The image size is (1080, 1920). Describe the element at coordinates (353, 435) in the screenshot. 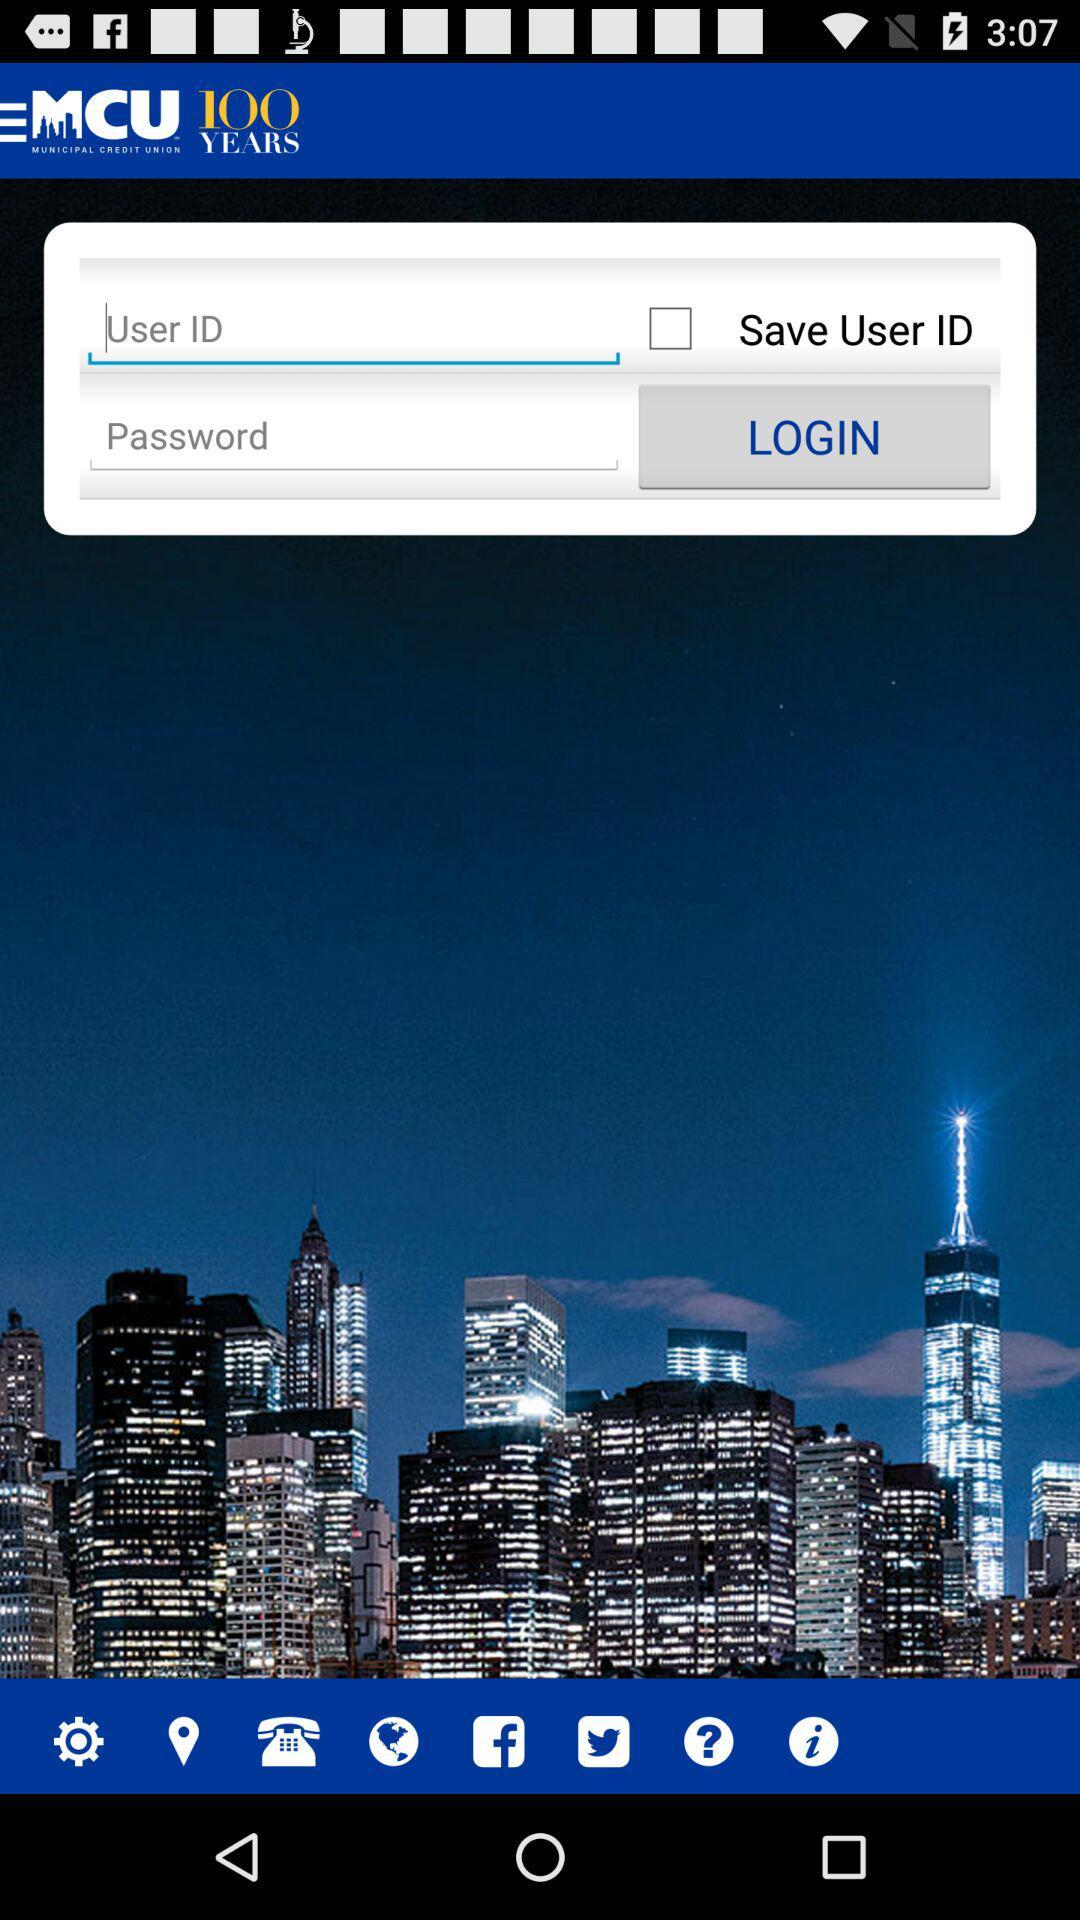

I see `password` at that location.